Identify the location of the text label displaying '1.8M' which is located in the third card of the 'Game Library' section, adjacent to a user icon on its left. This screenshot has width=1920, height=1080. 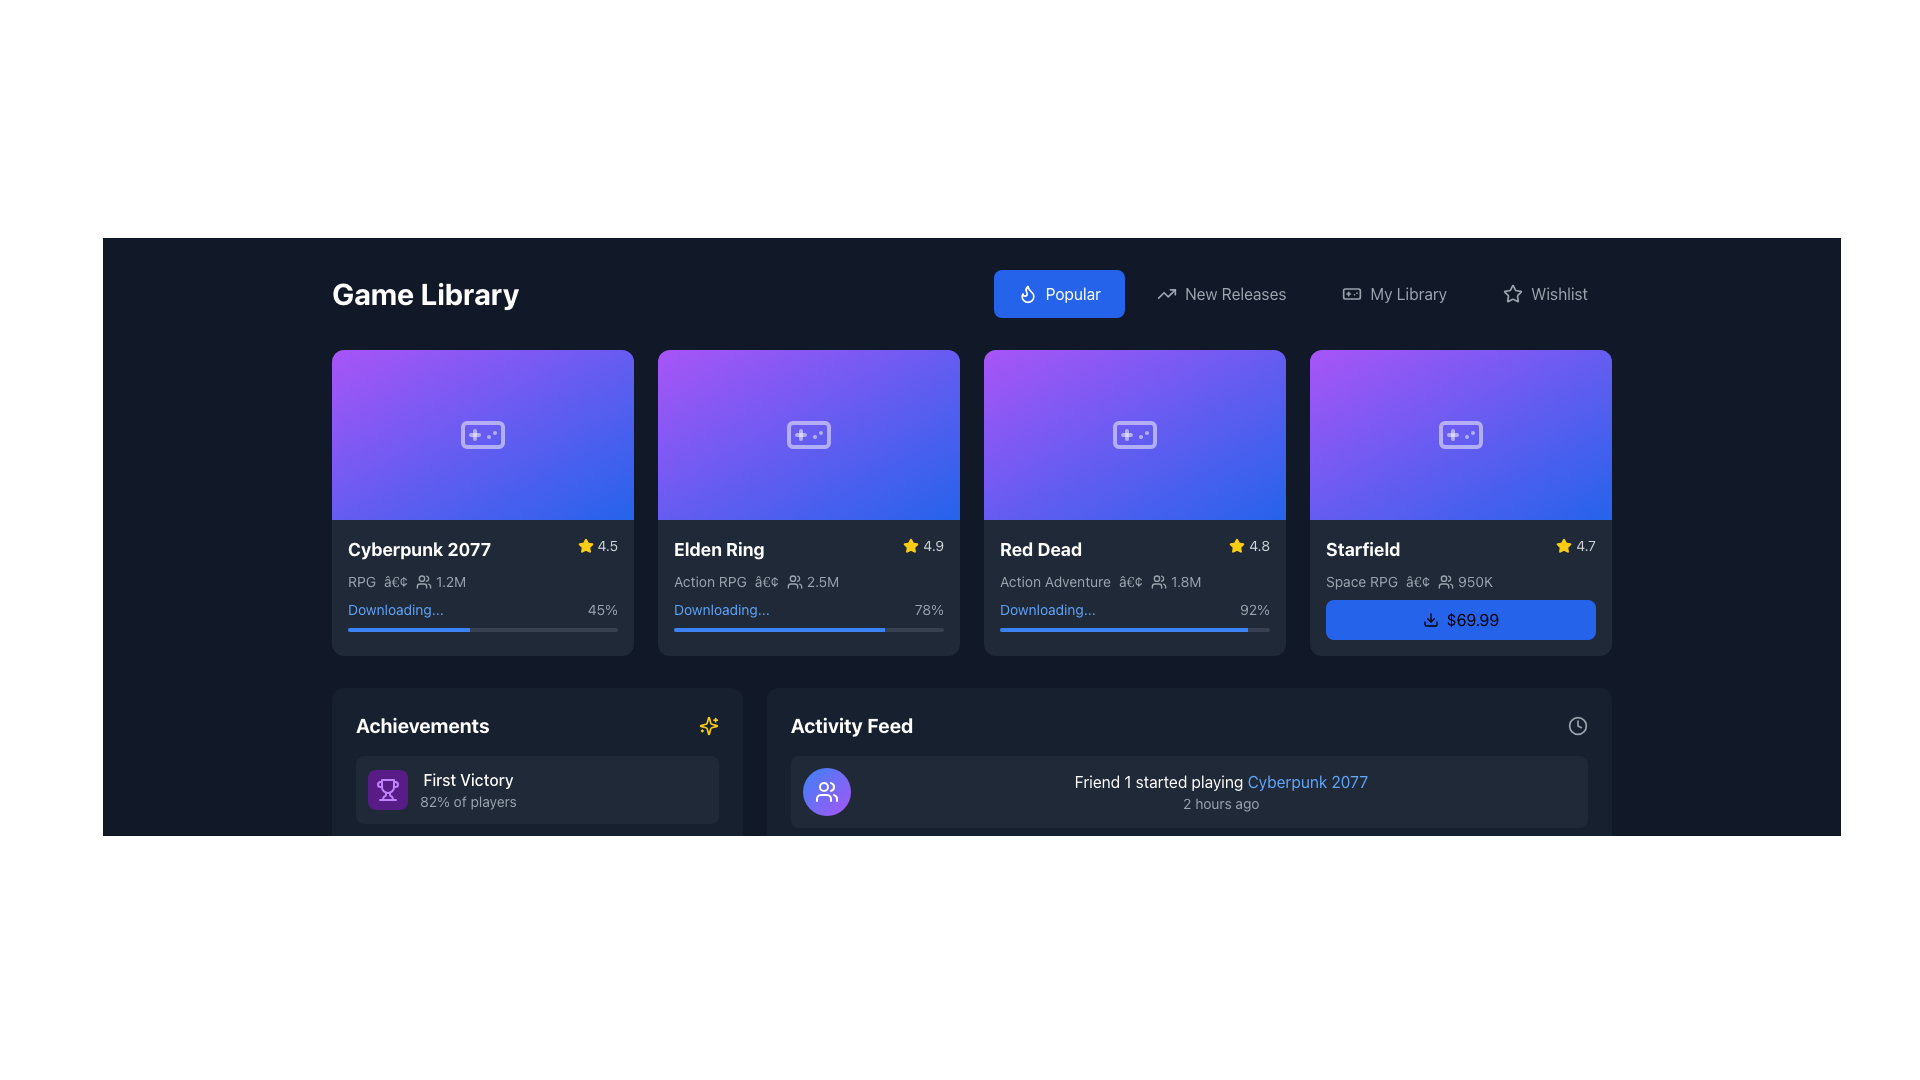
(1176, 581).